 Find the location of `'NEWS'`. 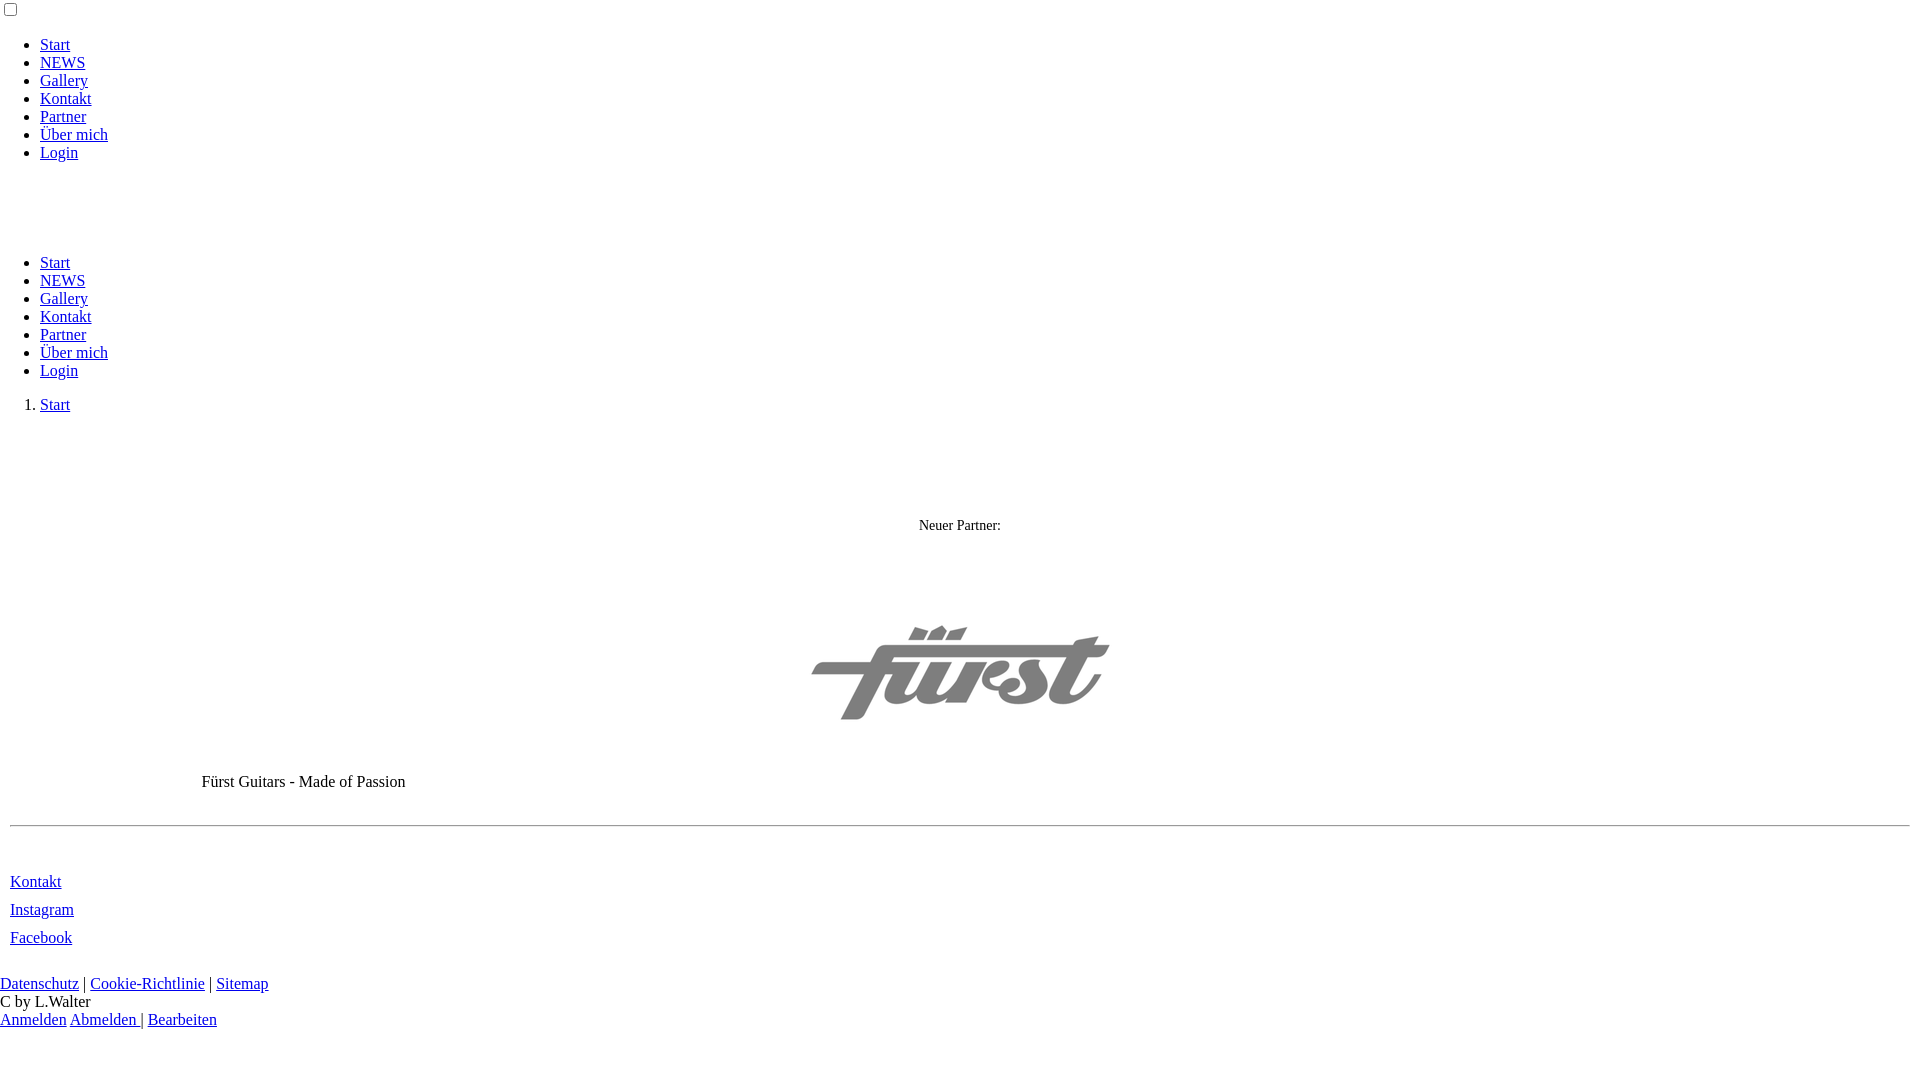

'NEWS' is located at coordinates (62, 280).